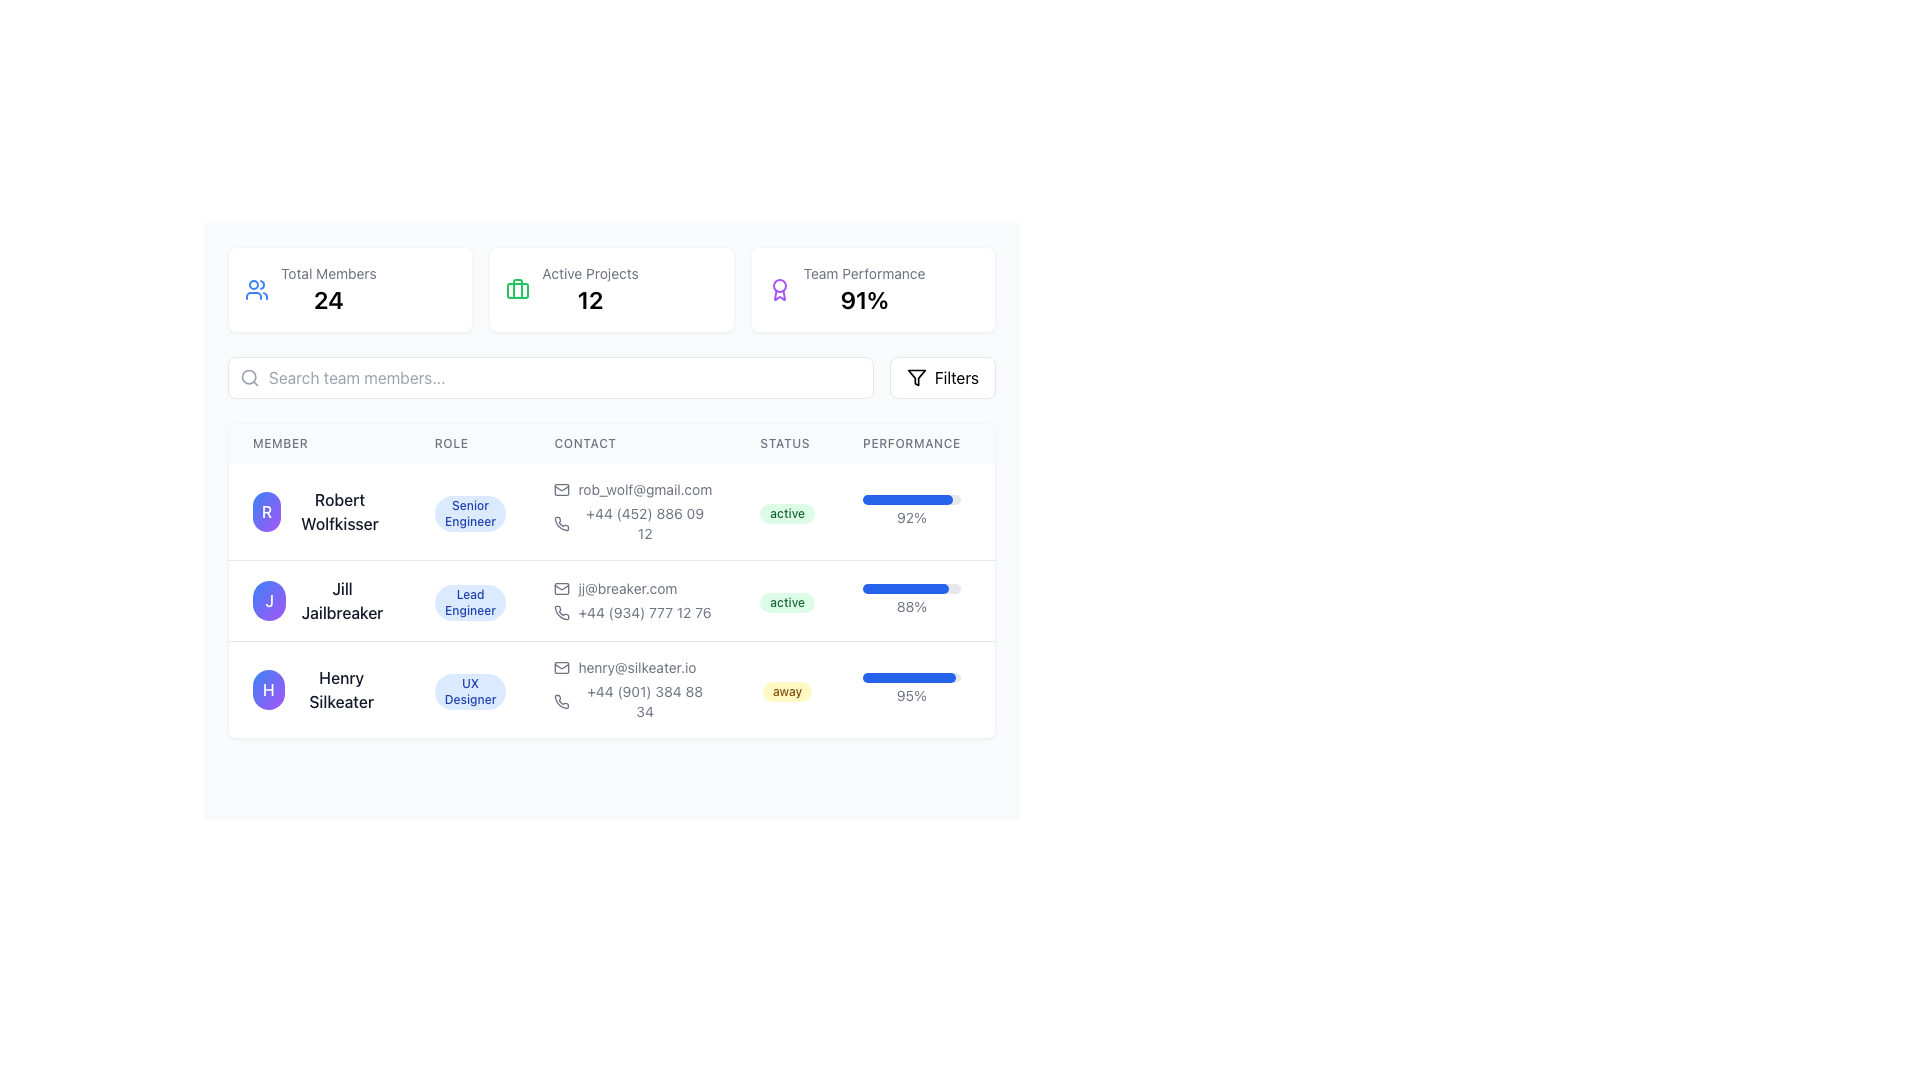  What do you see at coordinates (469, 600) in the screenshot?
I see `the label representing the job title of 'Jill Jailbreaker' located in the 'ROLE' column of the second row, between 'MEMBER' and 'CONTACT'` at bounding box center [469, 600].